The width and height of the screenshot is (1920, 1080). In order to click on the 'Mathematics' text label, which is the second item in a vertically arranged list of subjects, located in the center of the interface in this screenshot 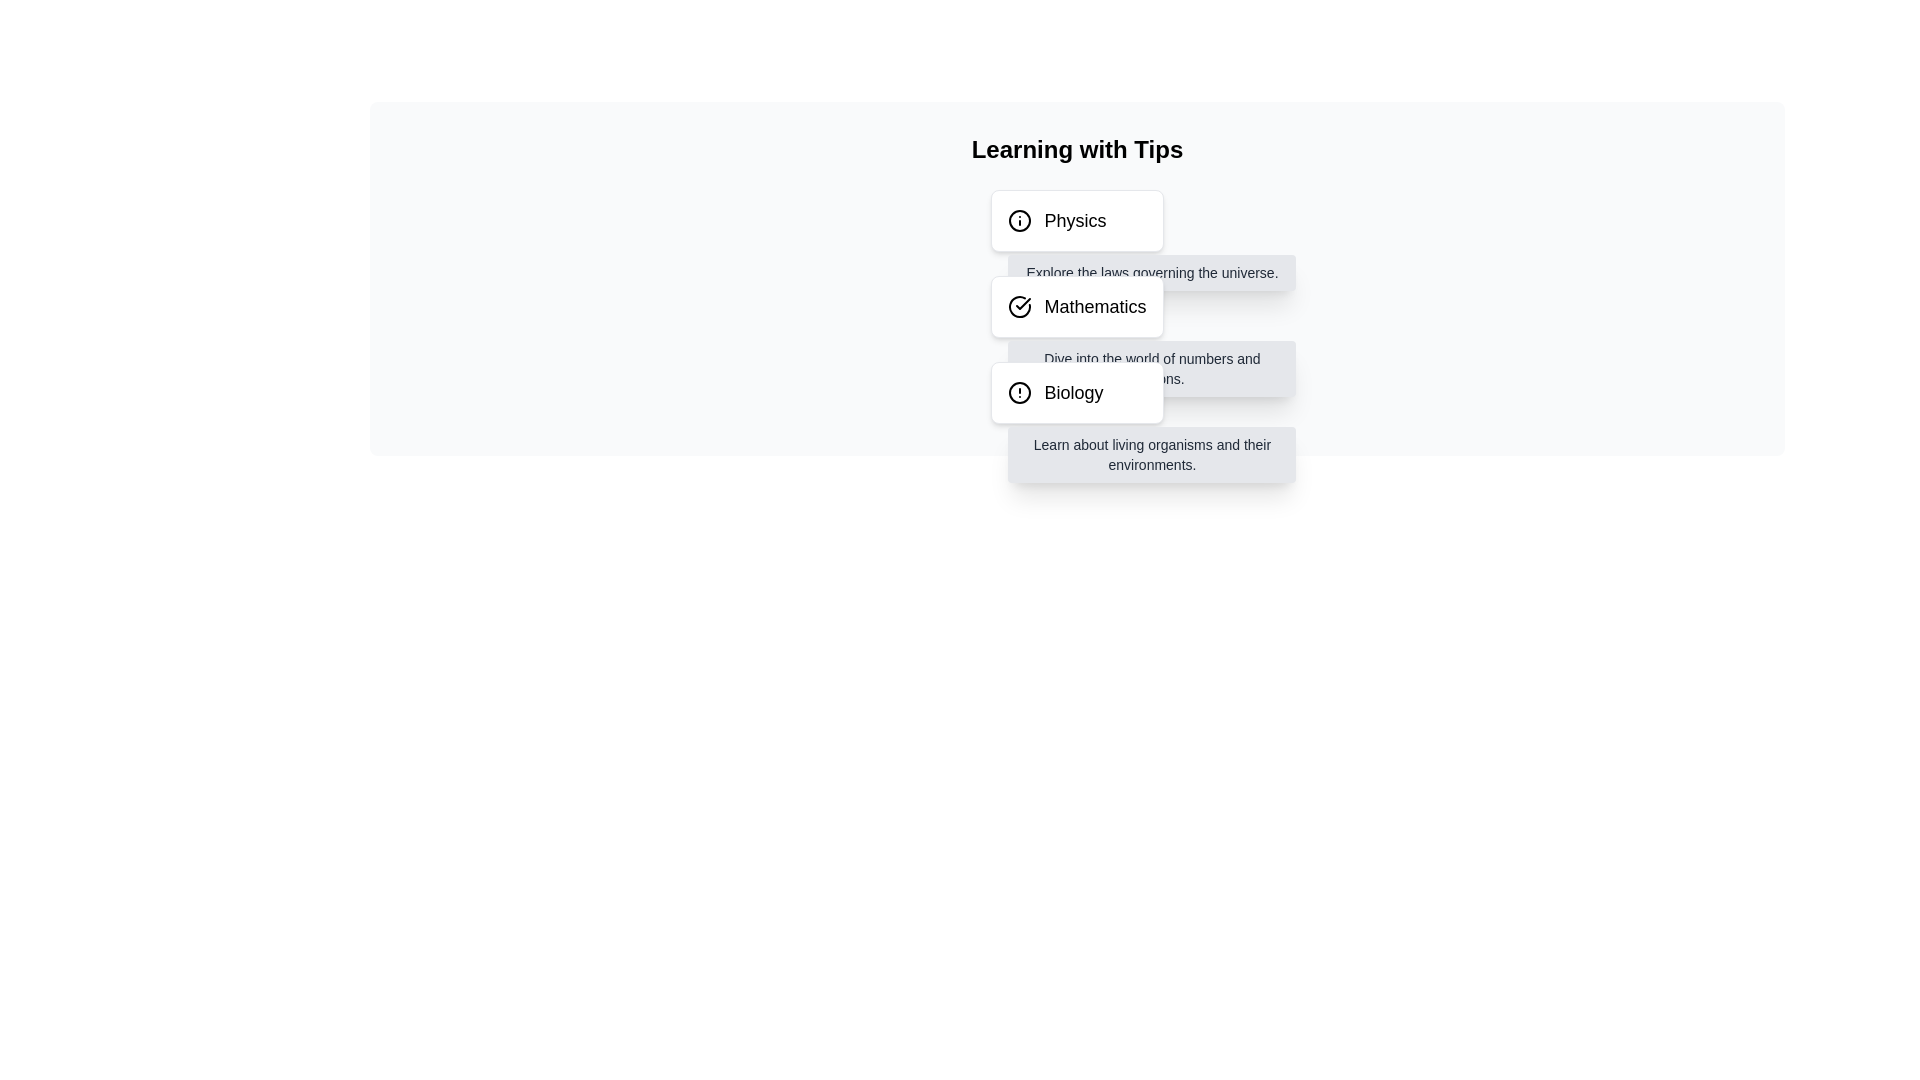, I will do `click(1094, 307)`.